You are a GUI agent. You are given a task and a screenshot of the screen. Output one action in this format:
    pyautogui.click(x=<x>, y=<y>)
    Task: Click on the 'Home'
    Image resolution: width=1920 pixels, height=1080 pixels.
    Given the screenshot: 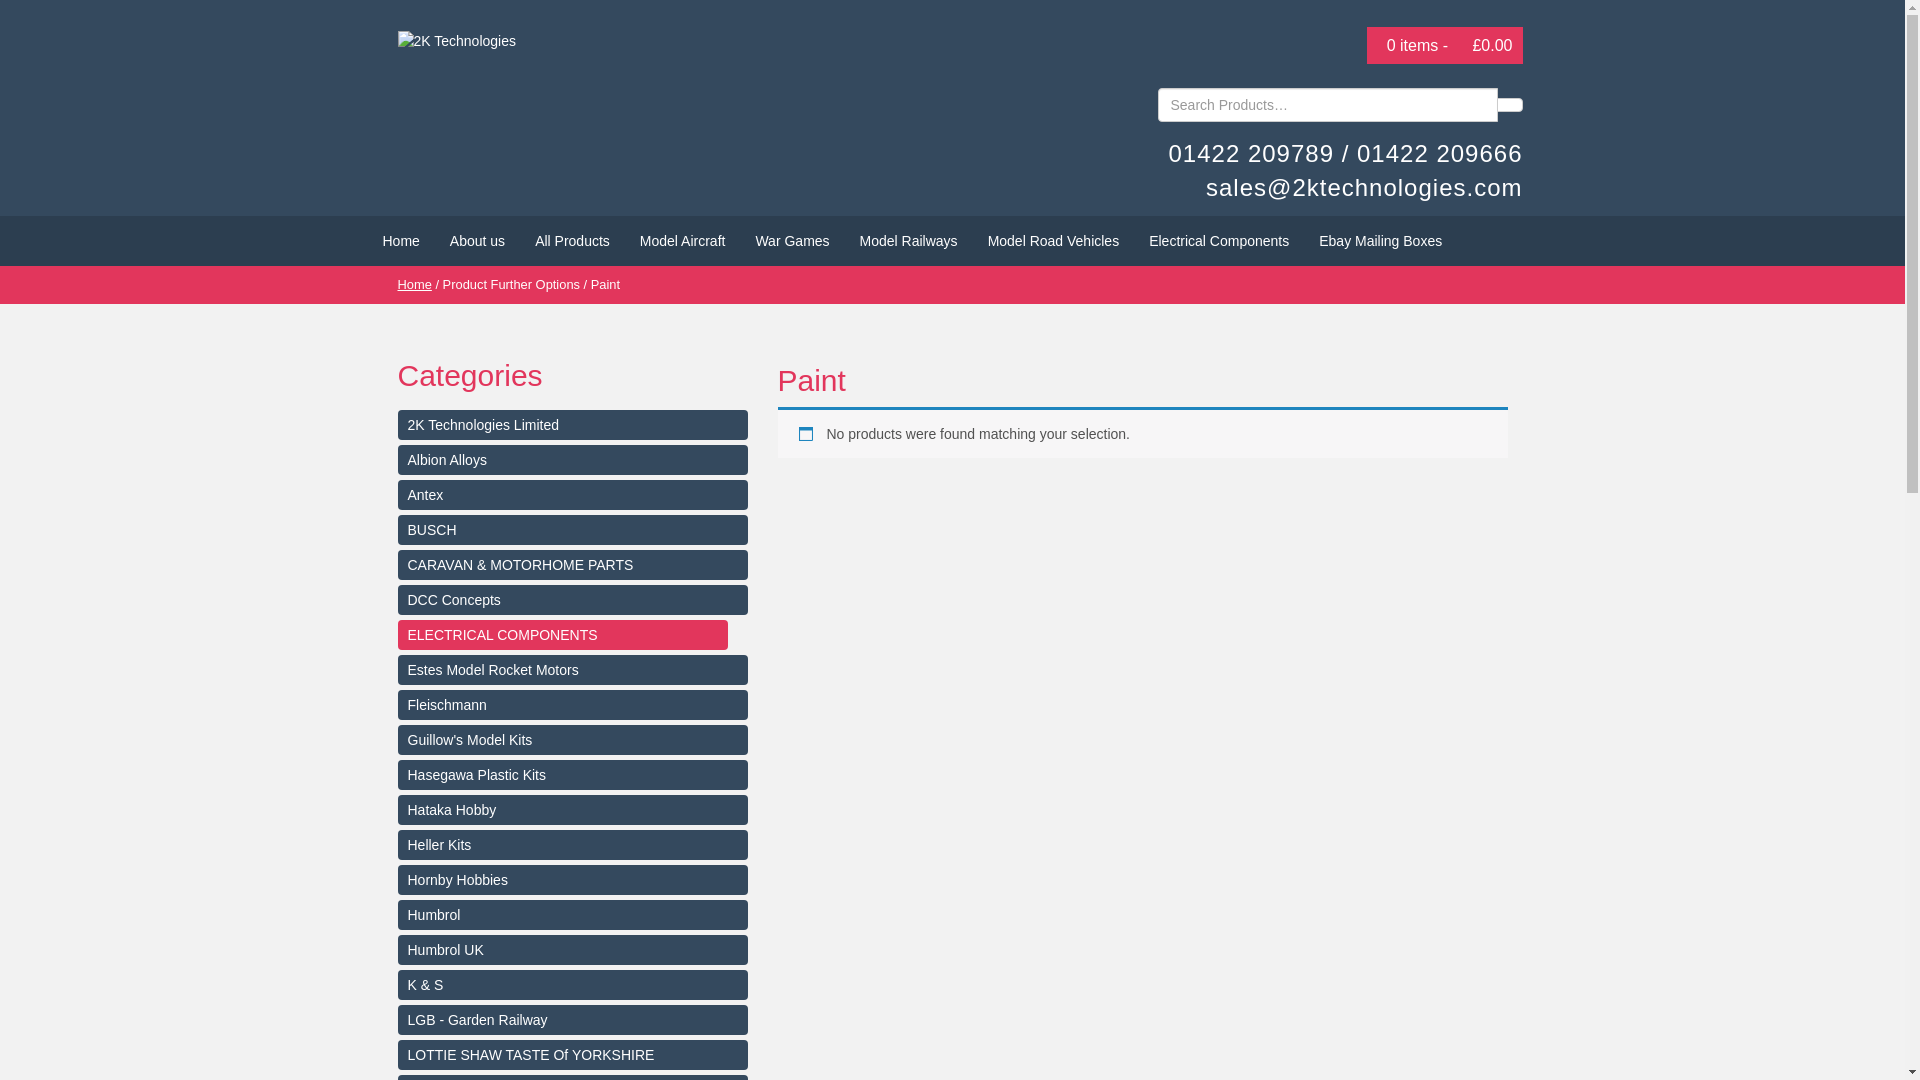 What is the action you would take?
    pyautogui.click(x=413, y=284)
    